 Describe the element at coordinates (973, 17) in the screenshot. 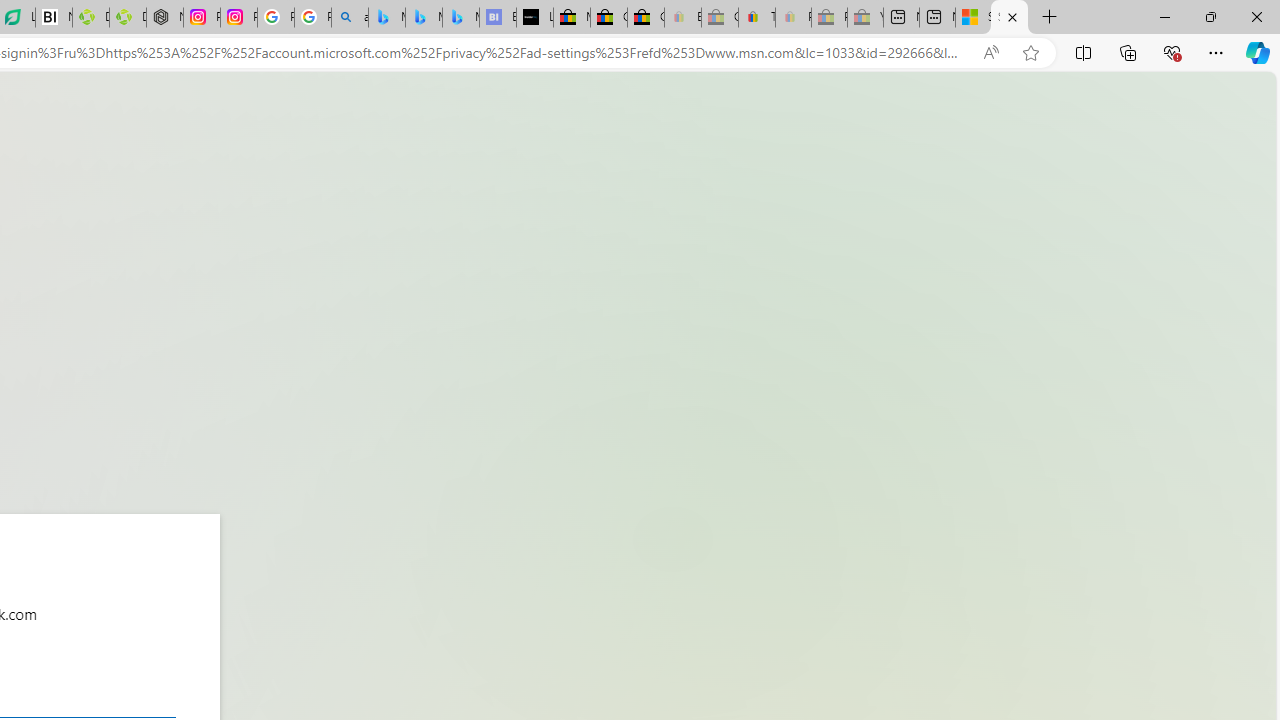

I see `'Shanghai, China hourly forecast | Microsoft Weather'` at that location.